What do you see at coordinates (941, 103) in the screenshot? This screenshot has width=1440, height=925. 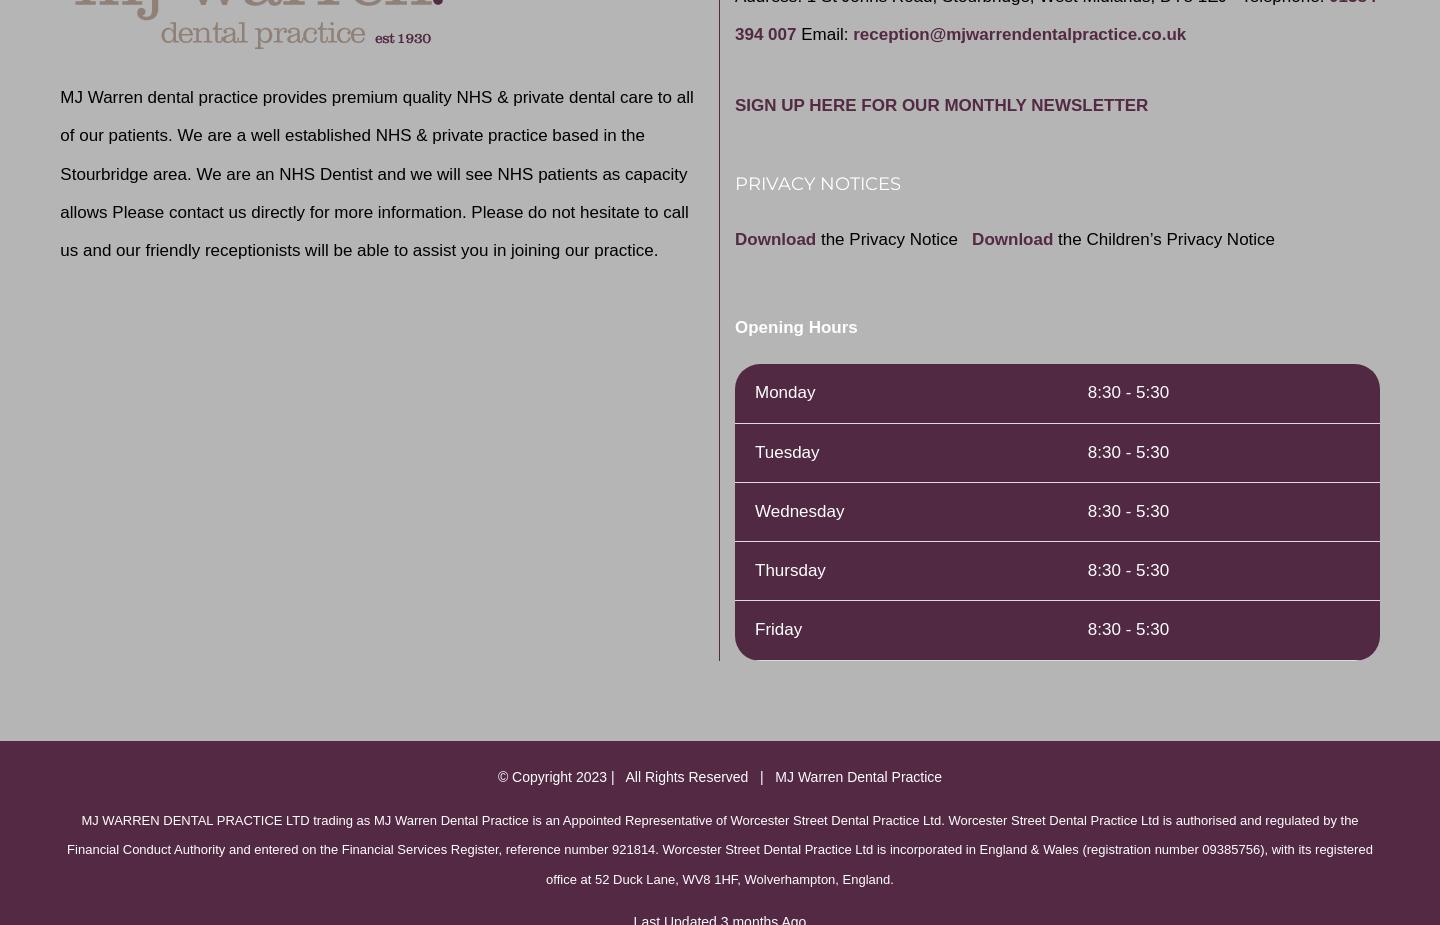 I see `'SIGN UP HERE FOR OUR MONTHLY NEWSLETTER'` at bounding box center [941, 103].